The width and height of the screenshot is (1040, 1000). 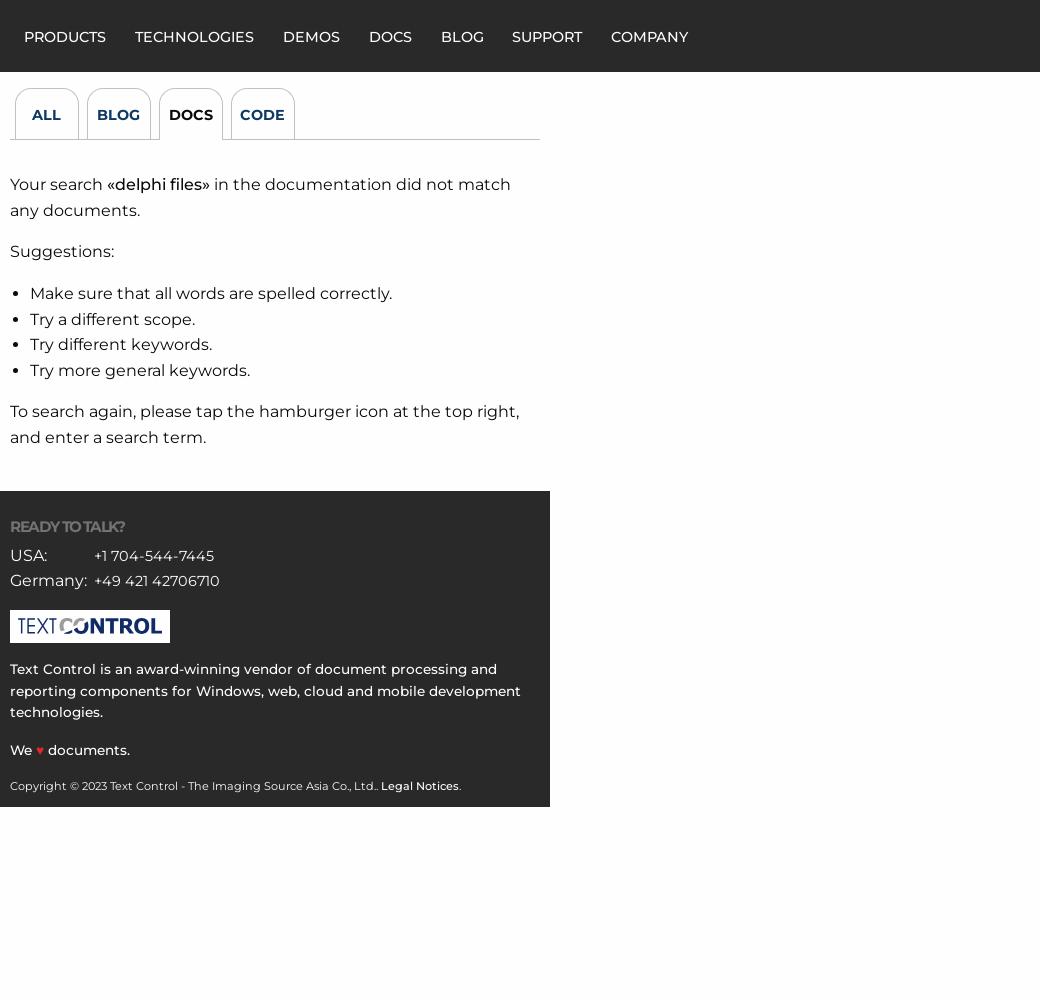 What do you see at coordinates (263, 424) in the screenshot?
I see `'To search again, please tap the hamburger icon at the top right, and enter a search term.'` at bounding box center [263, 424].